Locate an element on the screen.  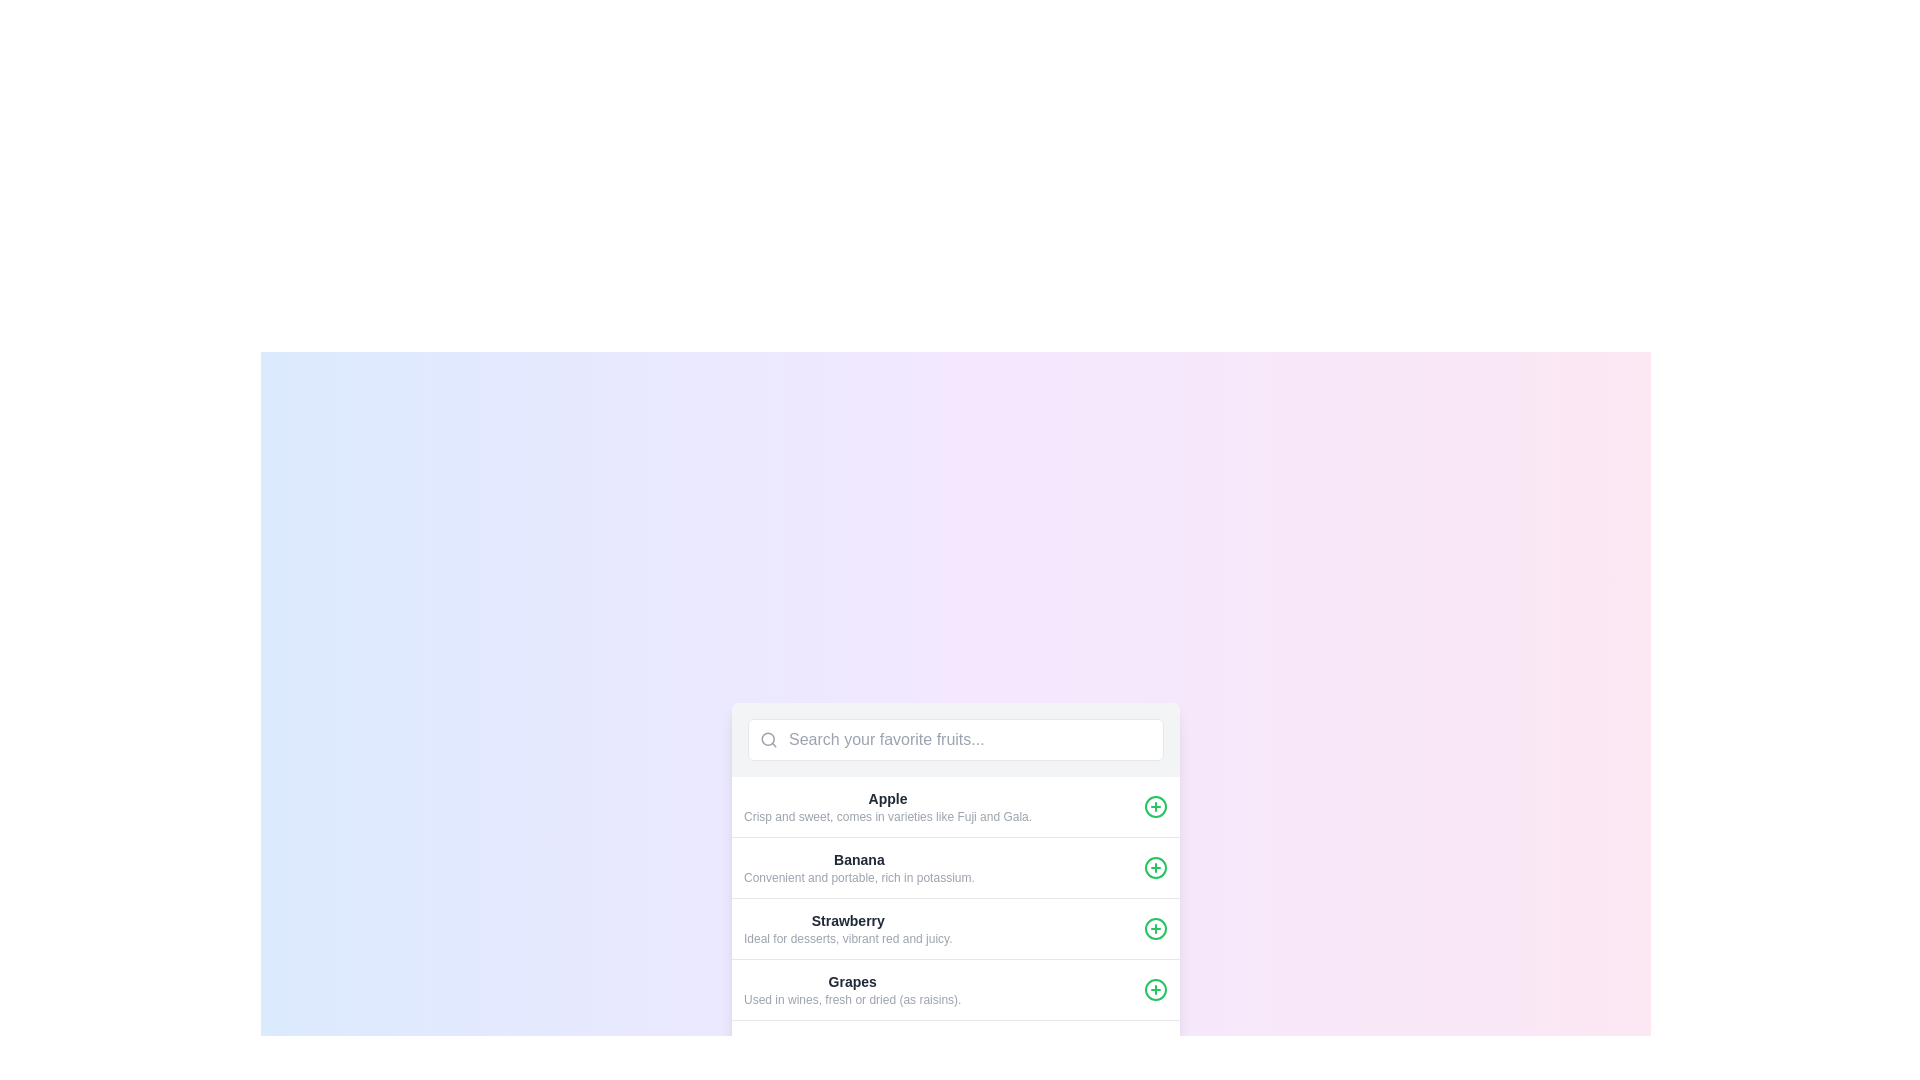
the circular green plus icon button located to the right of the text 'Banana Convenient and portable, rich in potassium.' is located at coordinates (1156, 866).